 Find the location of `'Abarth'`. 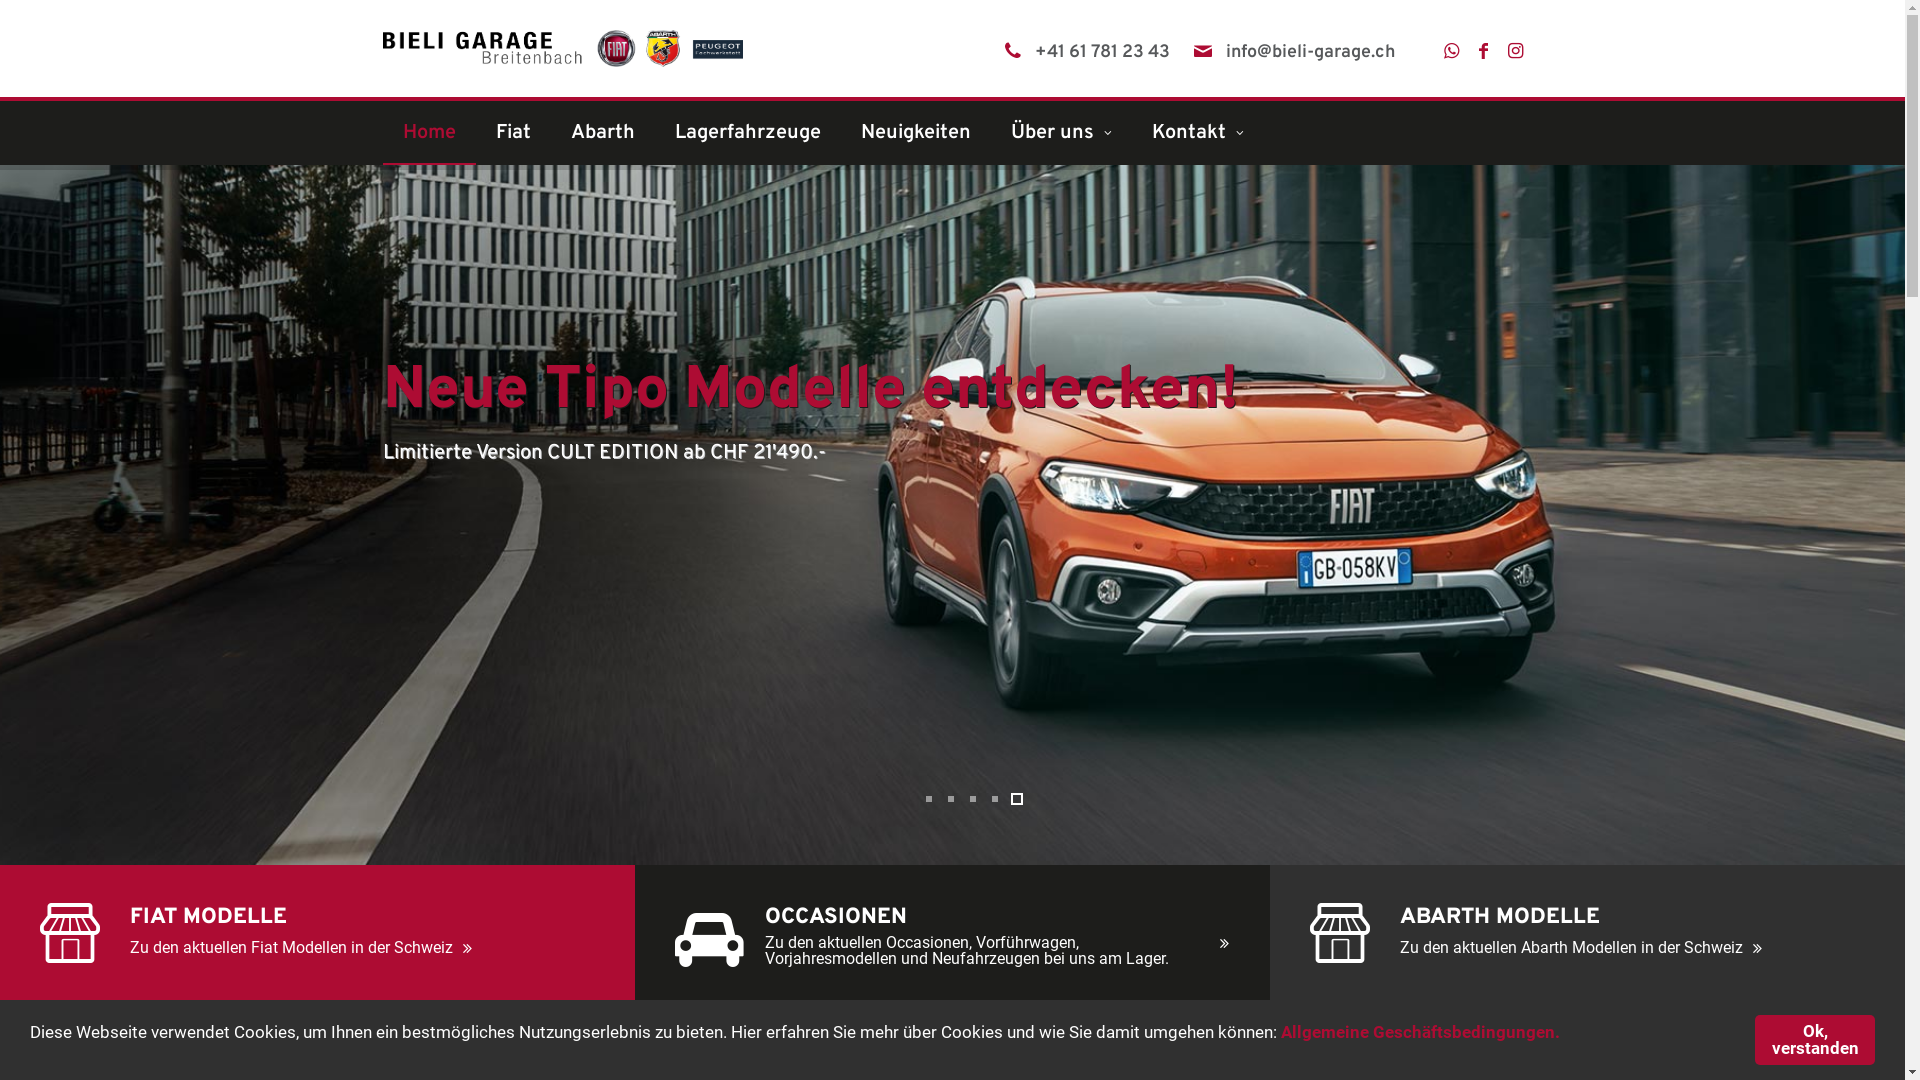

'Abarth' is located at coordinates (550, 132).